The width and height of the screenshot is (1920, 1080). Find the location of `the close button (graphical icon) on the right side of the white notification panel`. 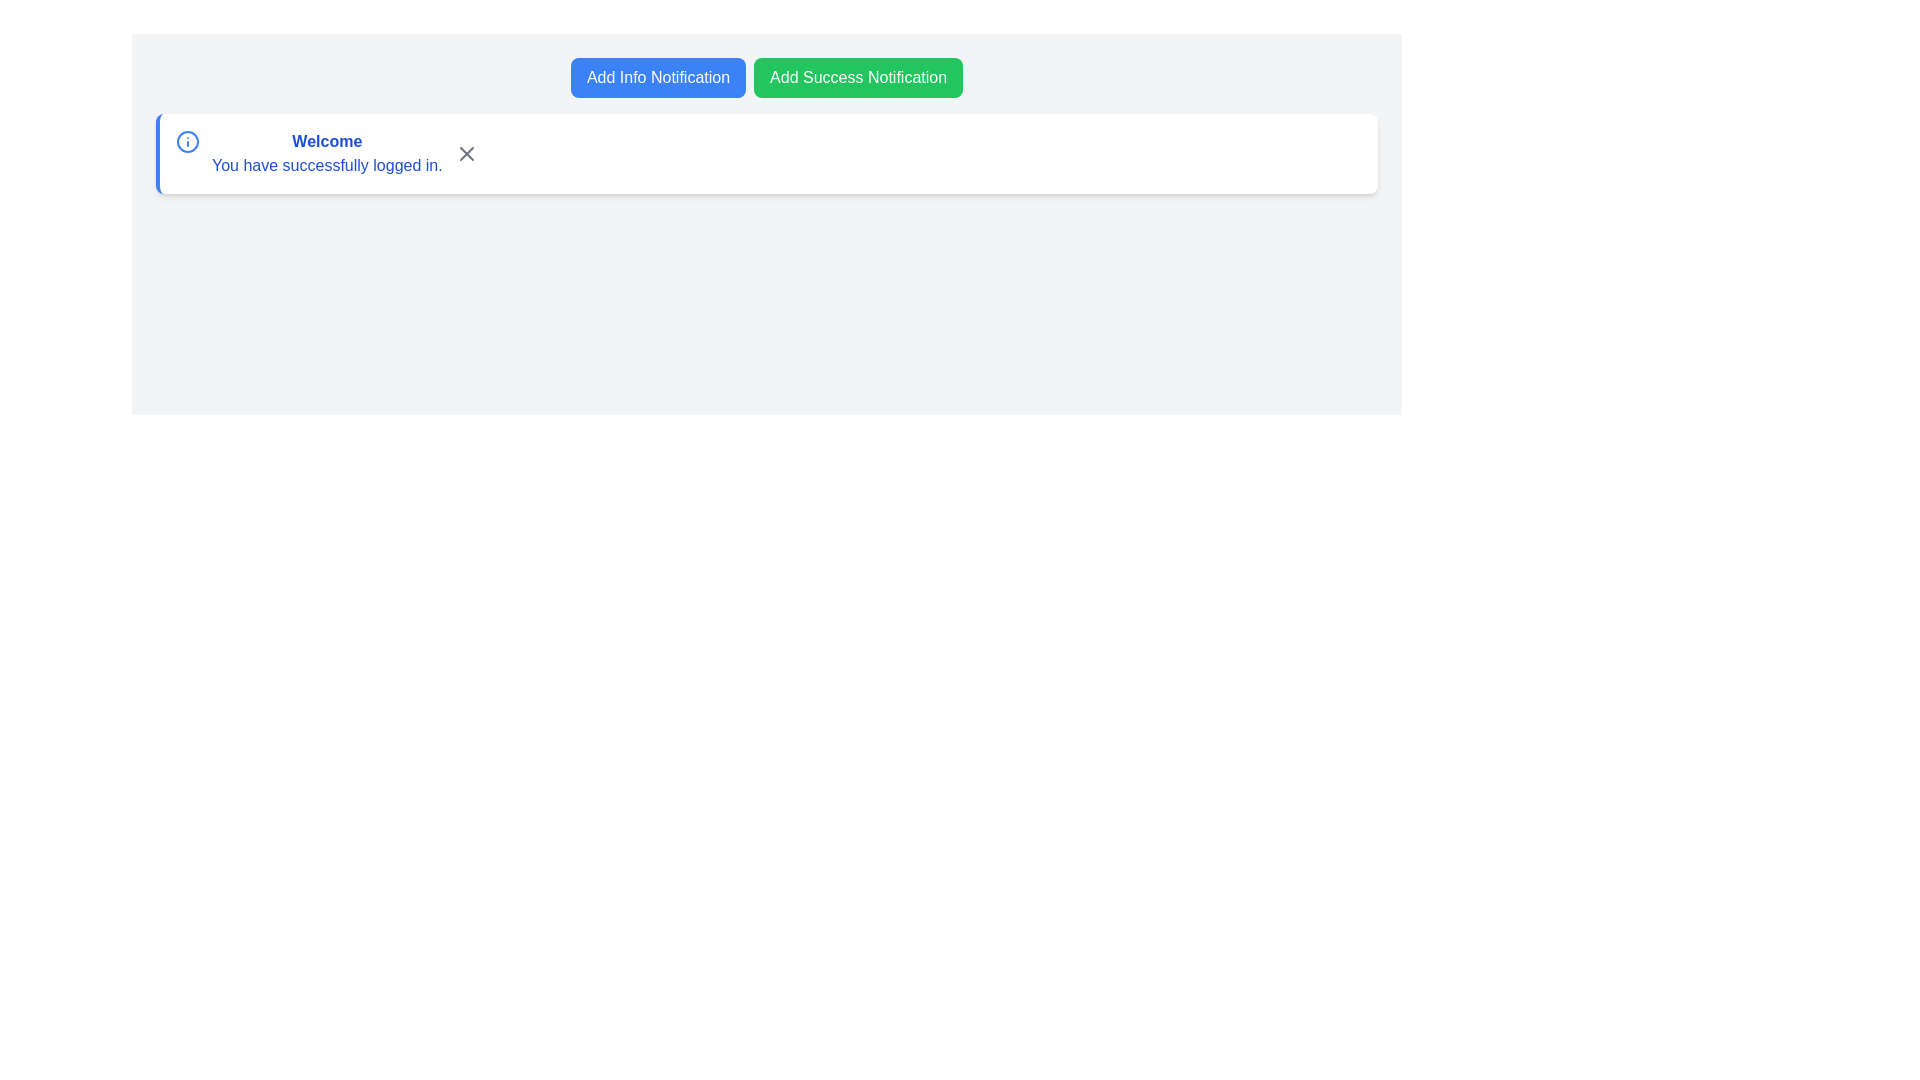

the close button (graphical icon) on the right side of the white notification panel is located at coordinates (465, 153).